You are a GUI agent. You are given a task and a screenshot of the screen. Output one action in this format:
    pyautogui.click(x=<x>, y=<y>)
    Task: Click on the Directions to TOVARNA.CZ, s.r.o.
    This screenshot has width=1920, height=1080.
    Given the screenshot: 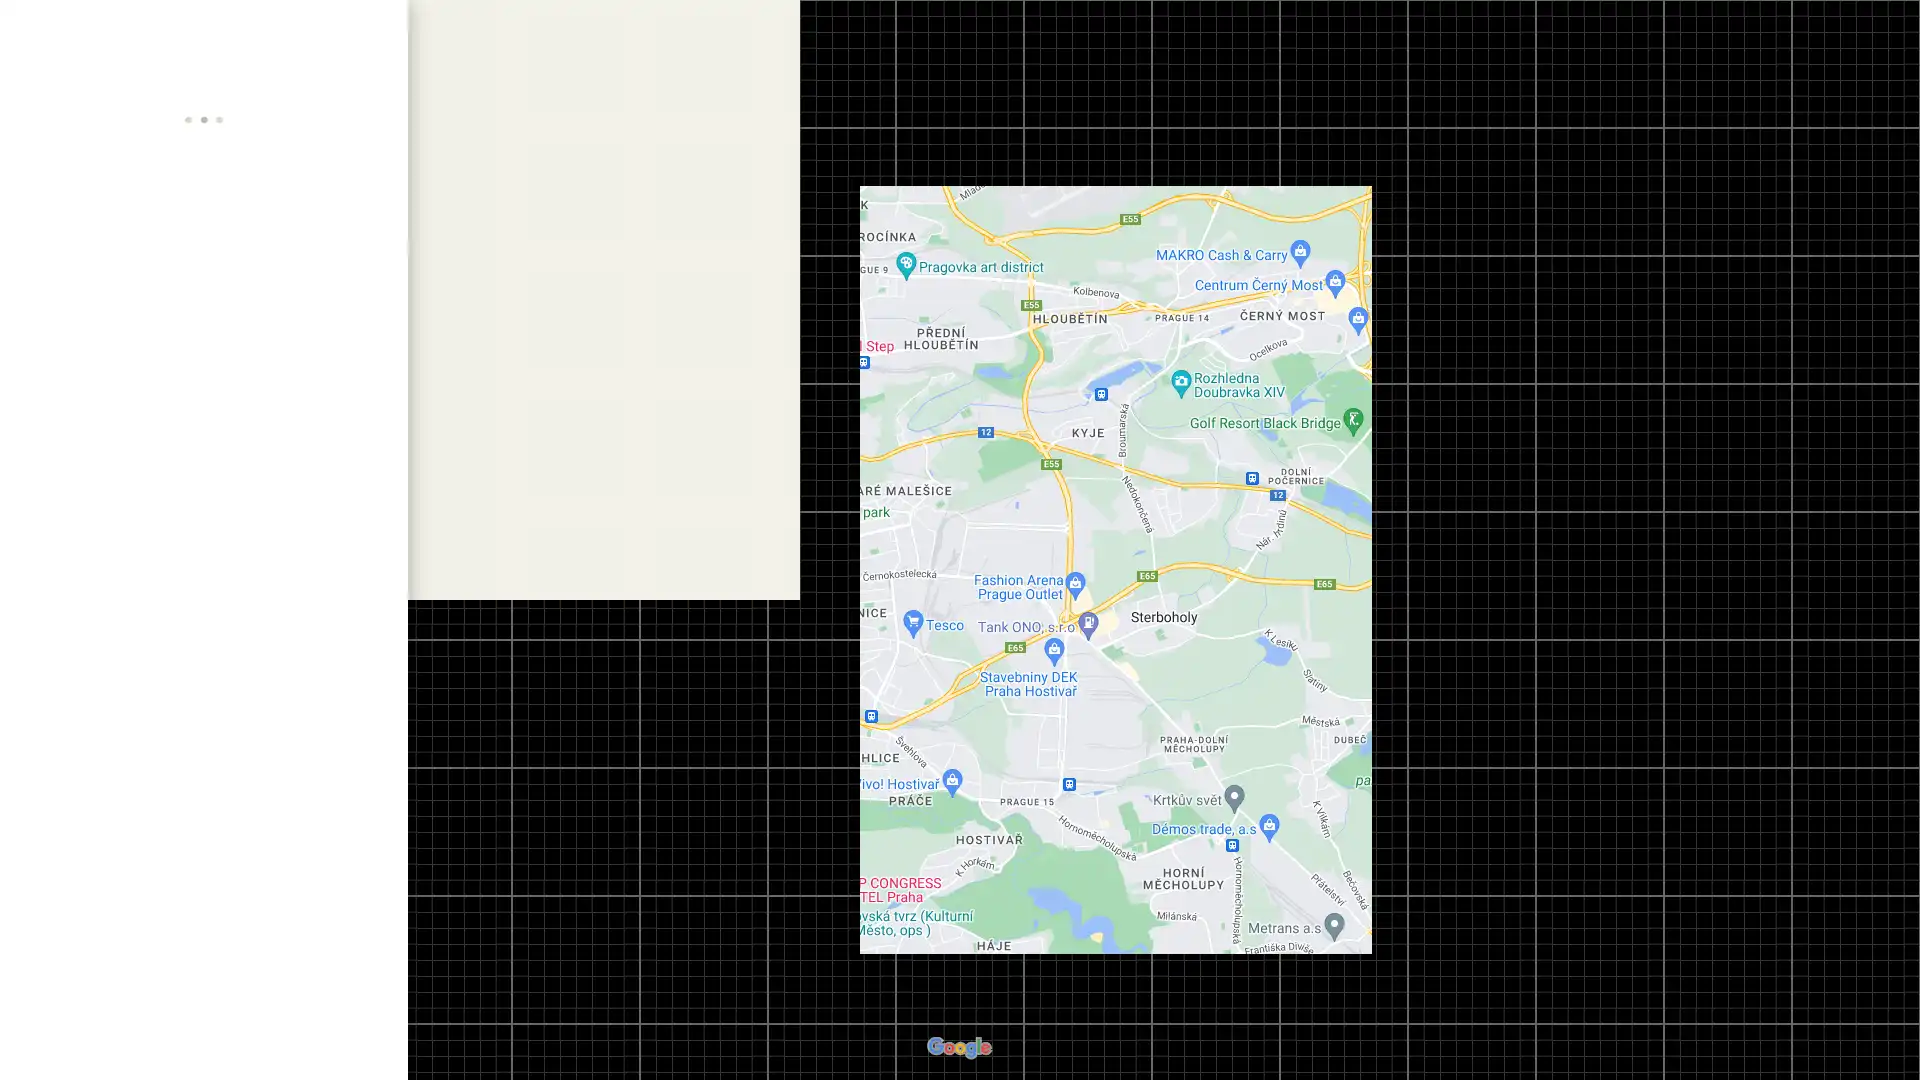 What is the action you would take?
    pyautogui.click(x=57, y=390)
    